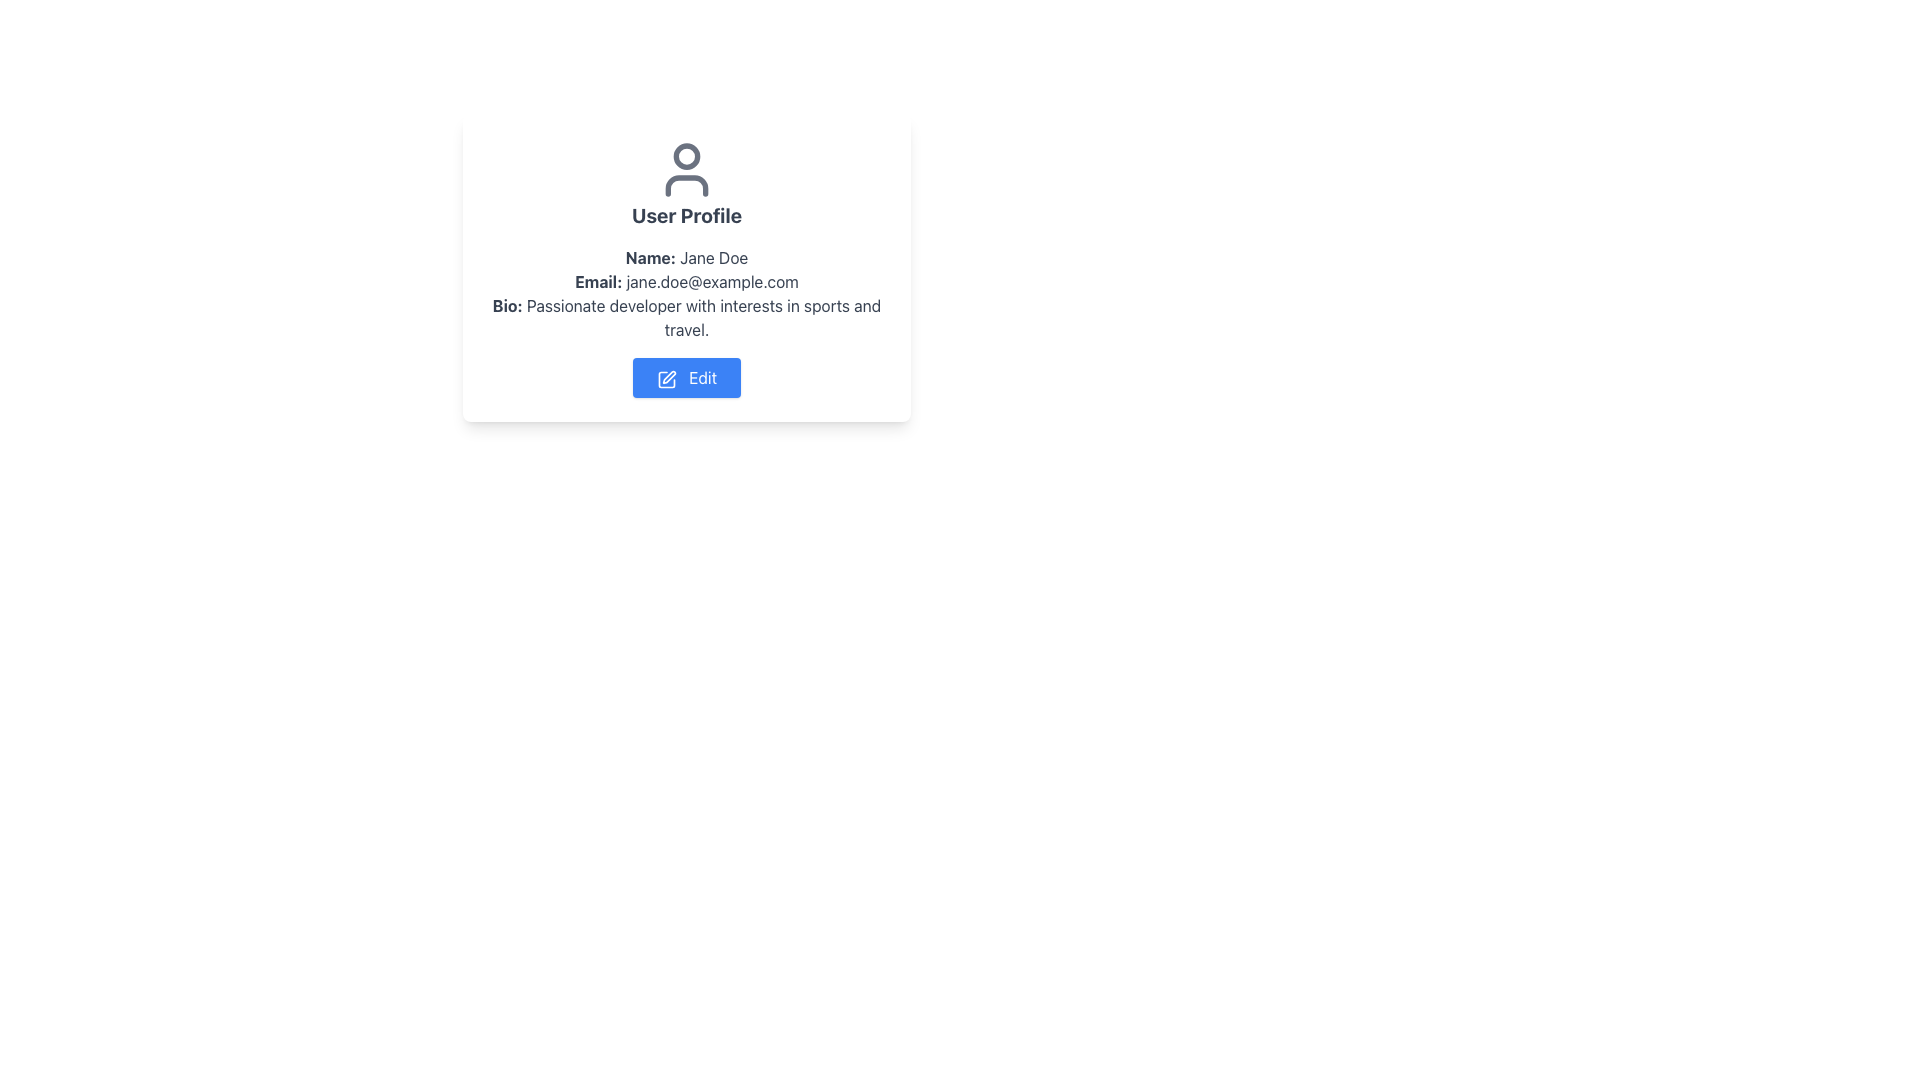  What do you see at coordinates (686, 168) in the screenshot?
I see `the user profile icon, which is depicted as an outline of a person in gray, located at the top-center of the card layout with the title 'User Profile' below it` at bounding box center [686, 168].